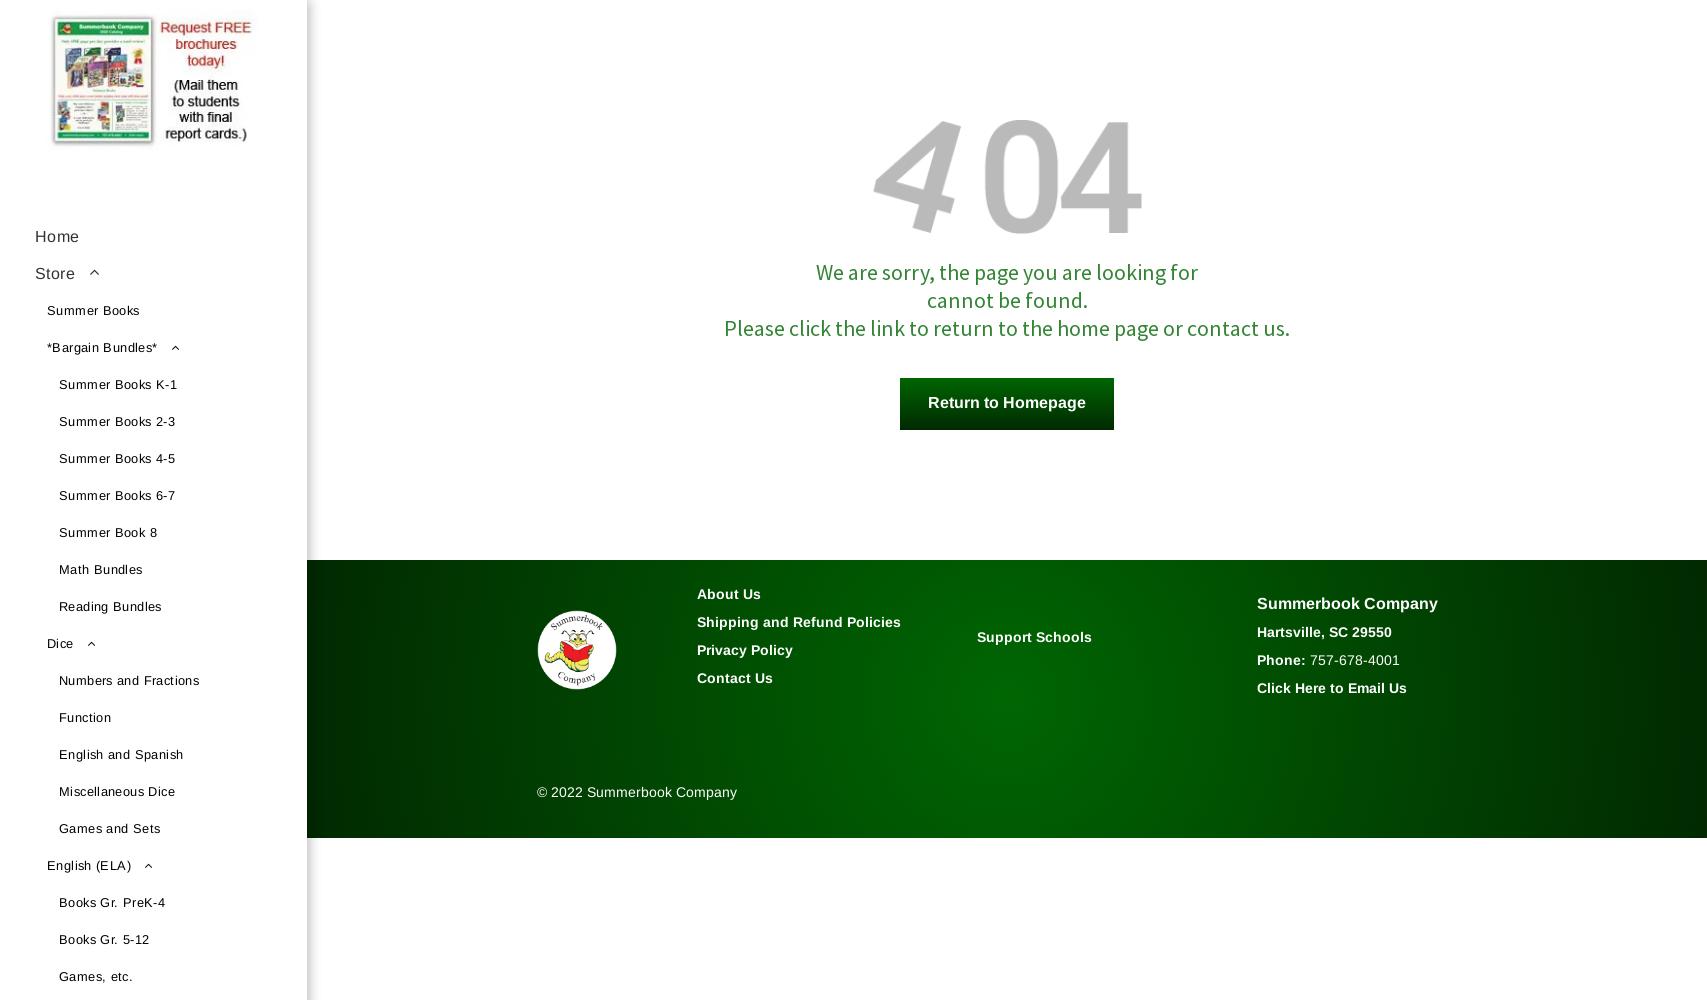 This screenshot has height=1000, width=1707. I want to click on 'Phone:', so click(1280, 659).